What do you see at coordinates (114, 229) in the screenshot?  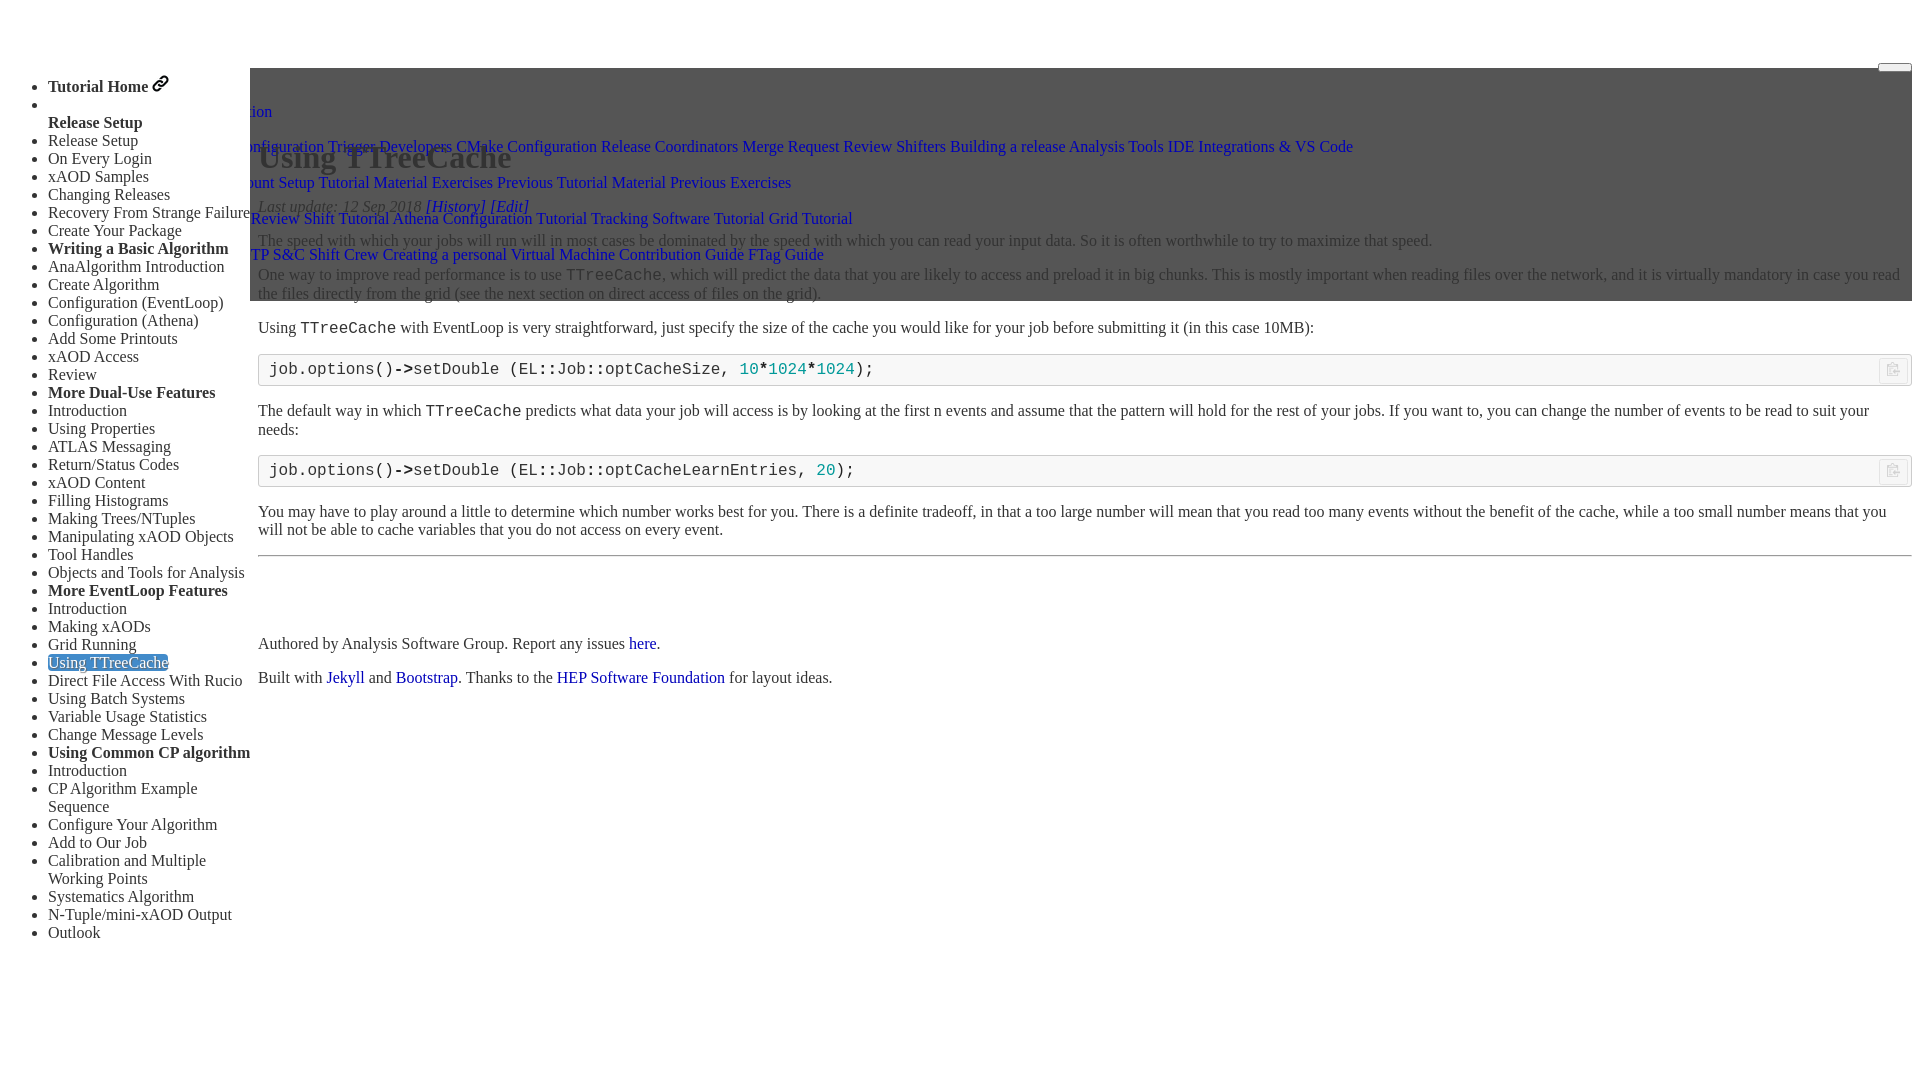 I see `'Create Your Package'` at bounding box center [114, 229].